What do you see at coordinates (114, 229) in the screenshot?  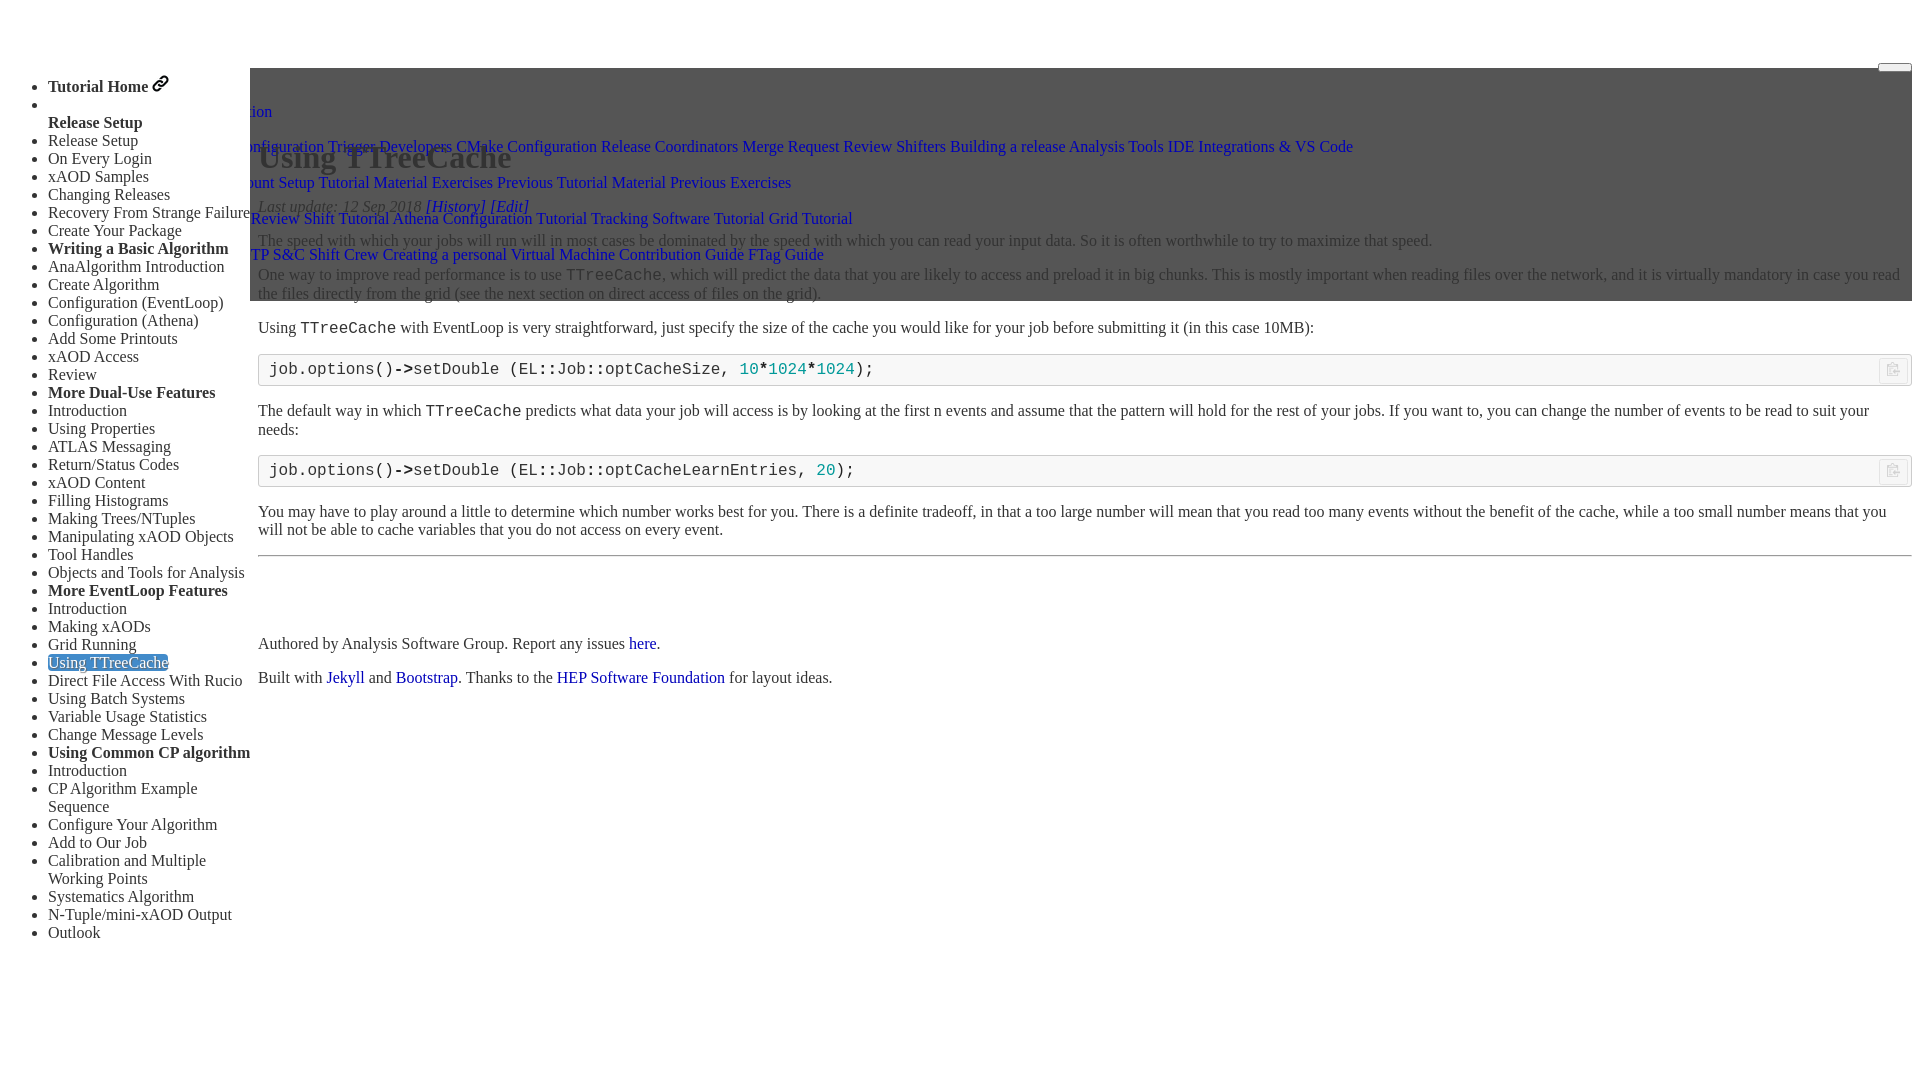 I see `'Create Your Package'` at bounding box center [114, 229].